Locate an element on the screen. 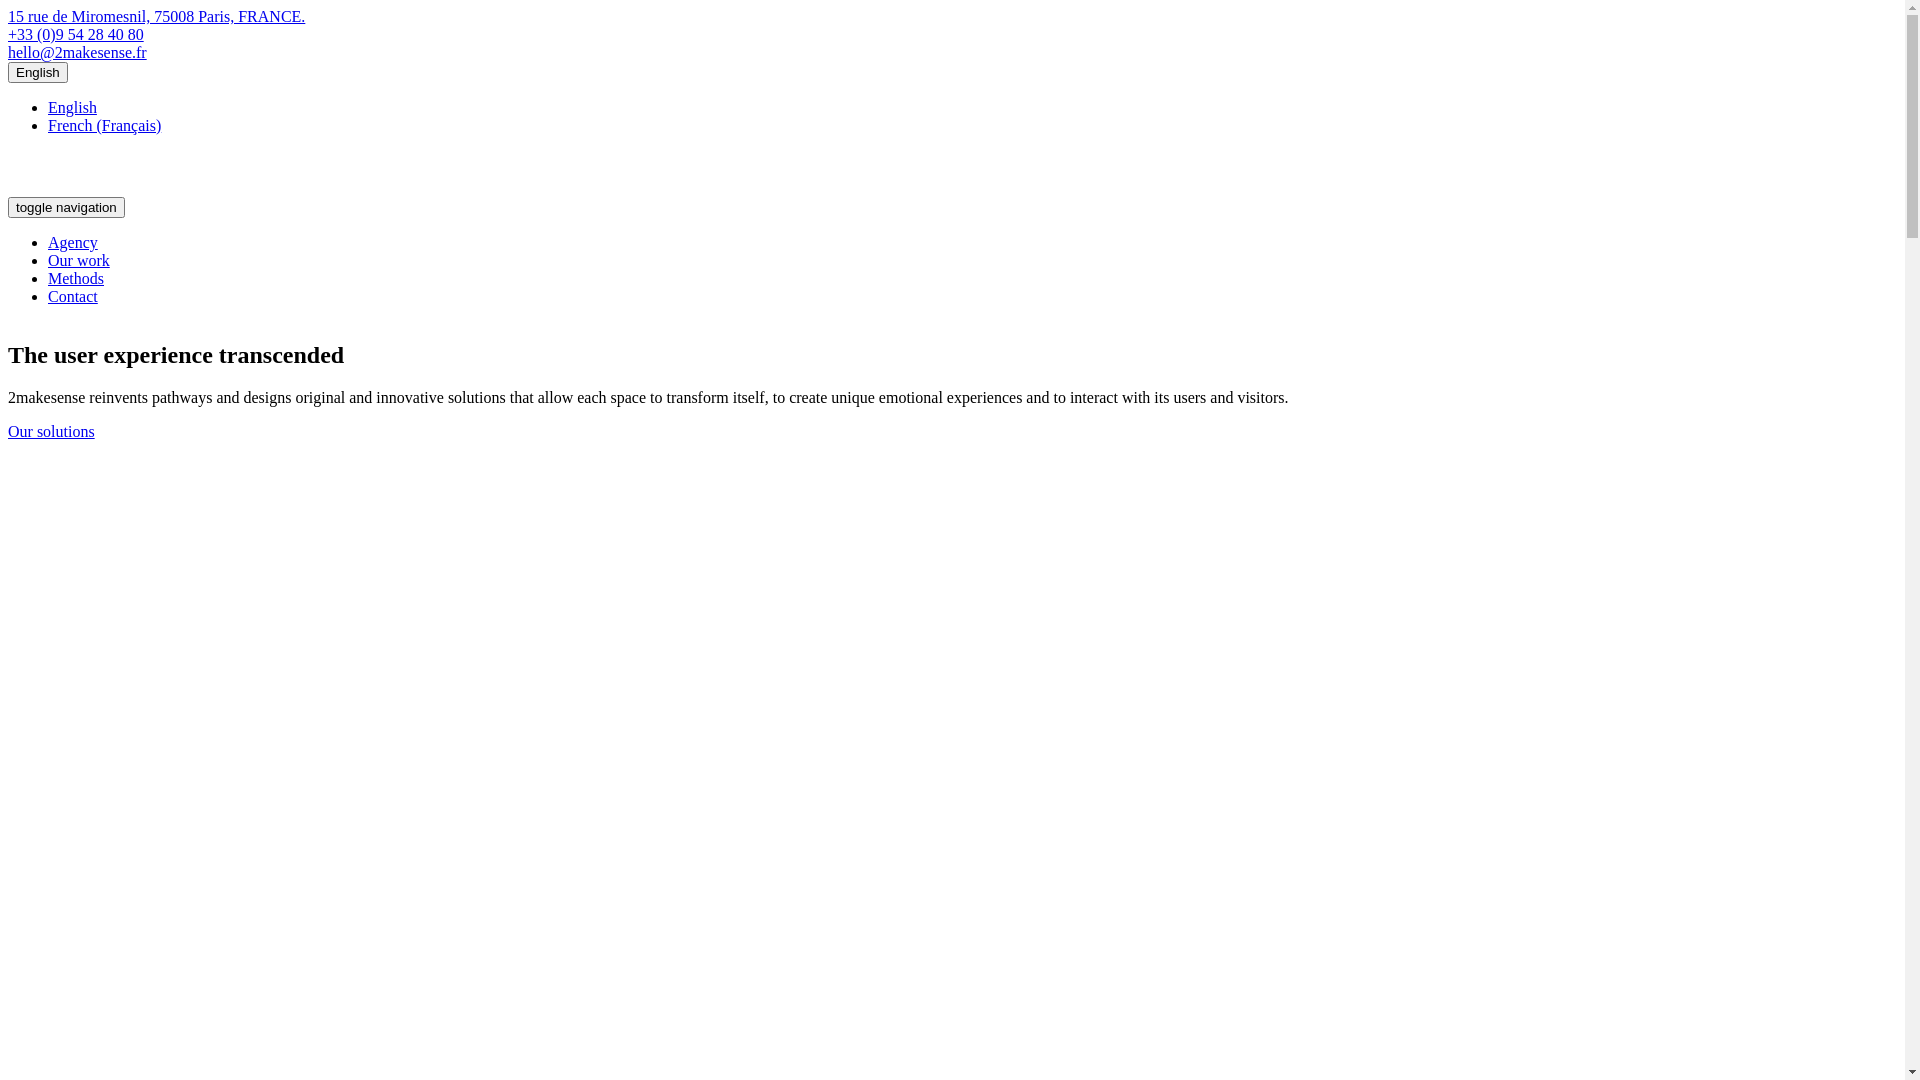 This screenshot has height=1080, width=1920. 'toggle navigation' is located at coordinates (66, 207).